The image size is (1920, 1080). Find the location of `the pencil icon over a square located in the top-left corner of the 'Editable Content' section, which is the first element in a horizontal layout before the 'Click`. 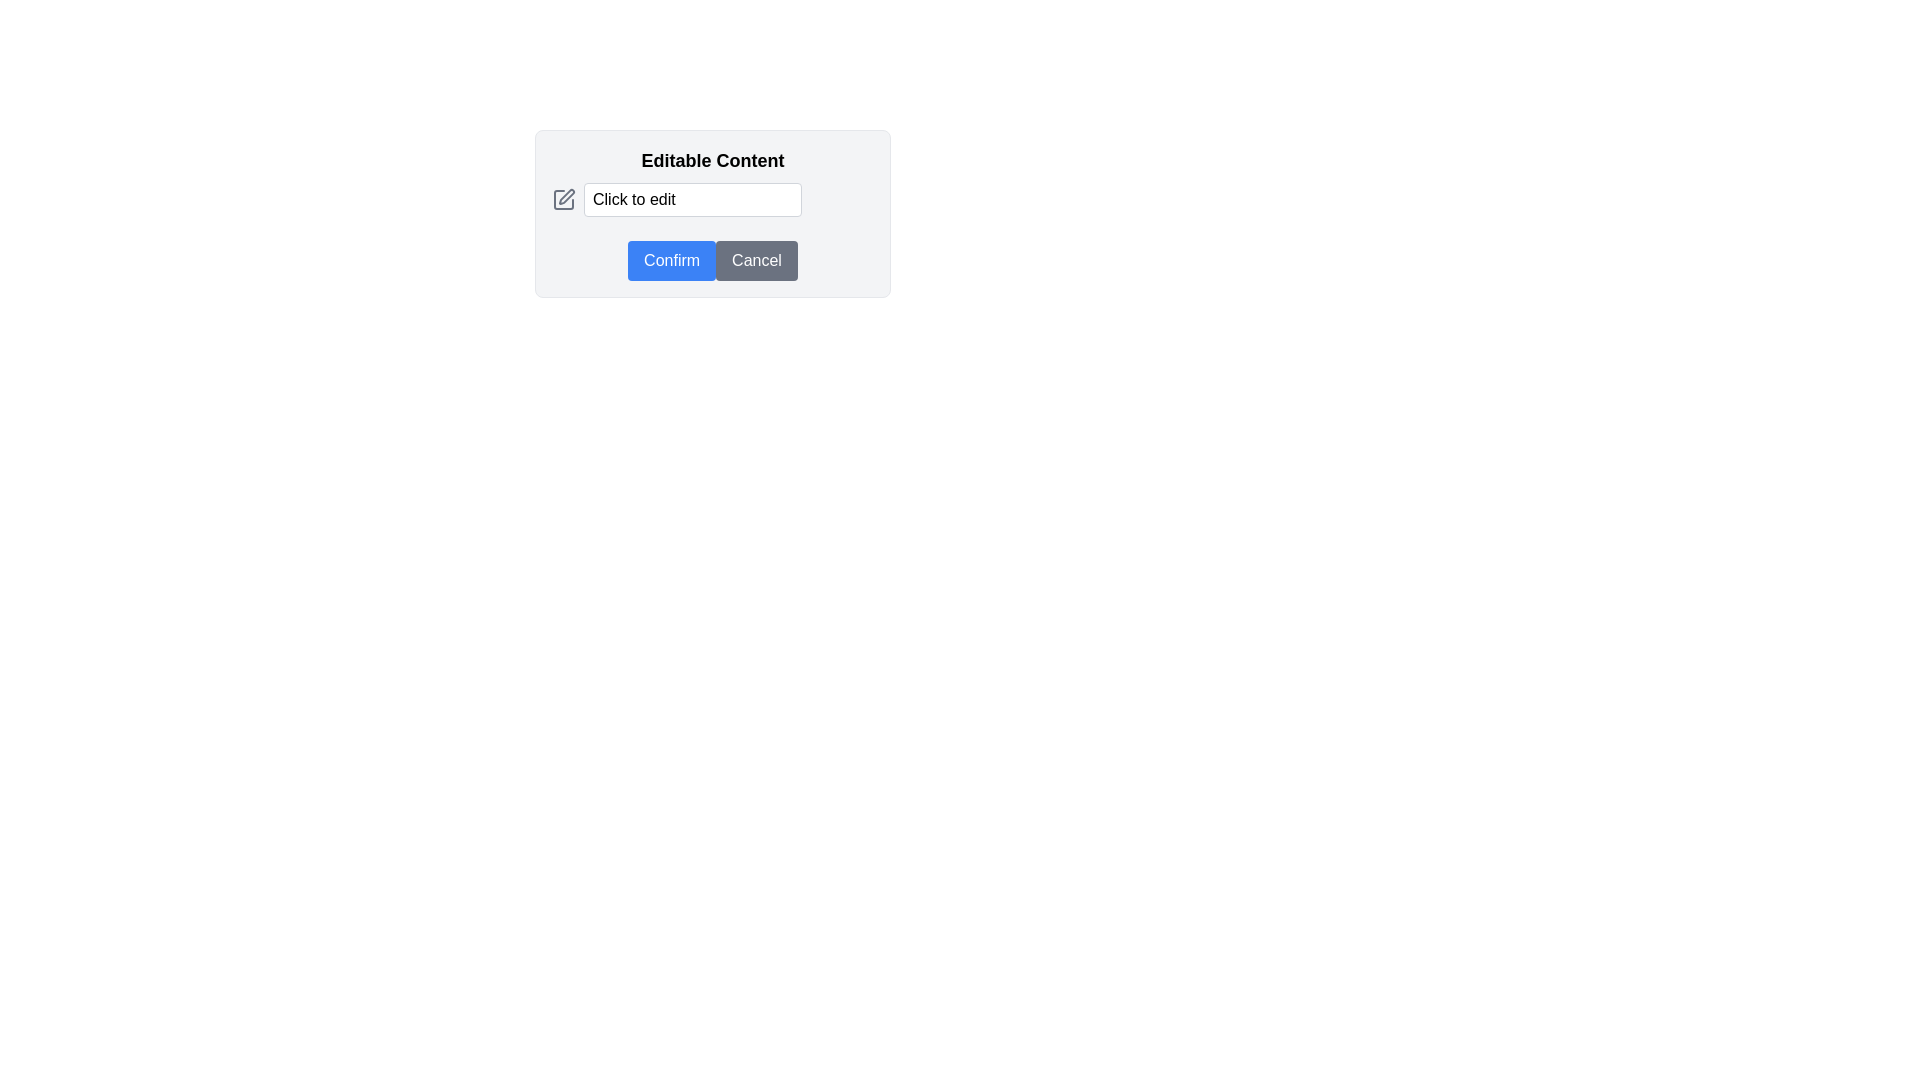

the pencil icon over a square located in the top-left corner of the 'Editable Content' section, which is the first element in a horizontal layout before the 'Click is located at coordinates (563, 200).